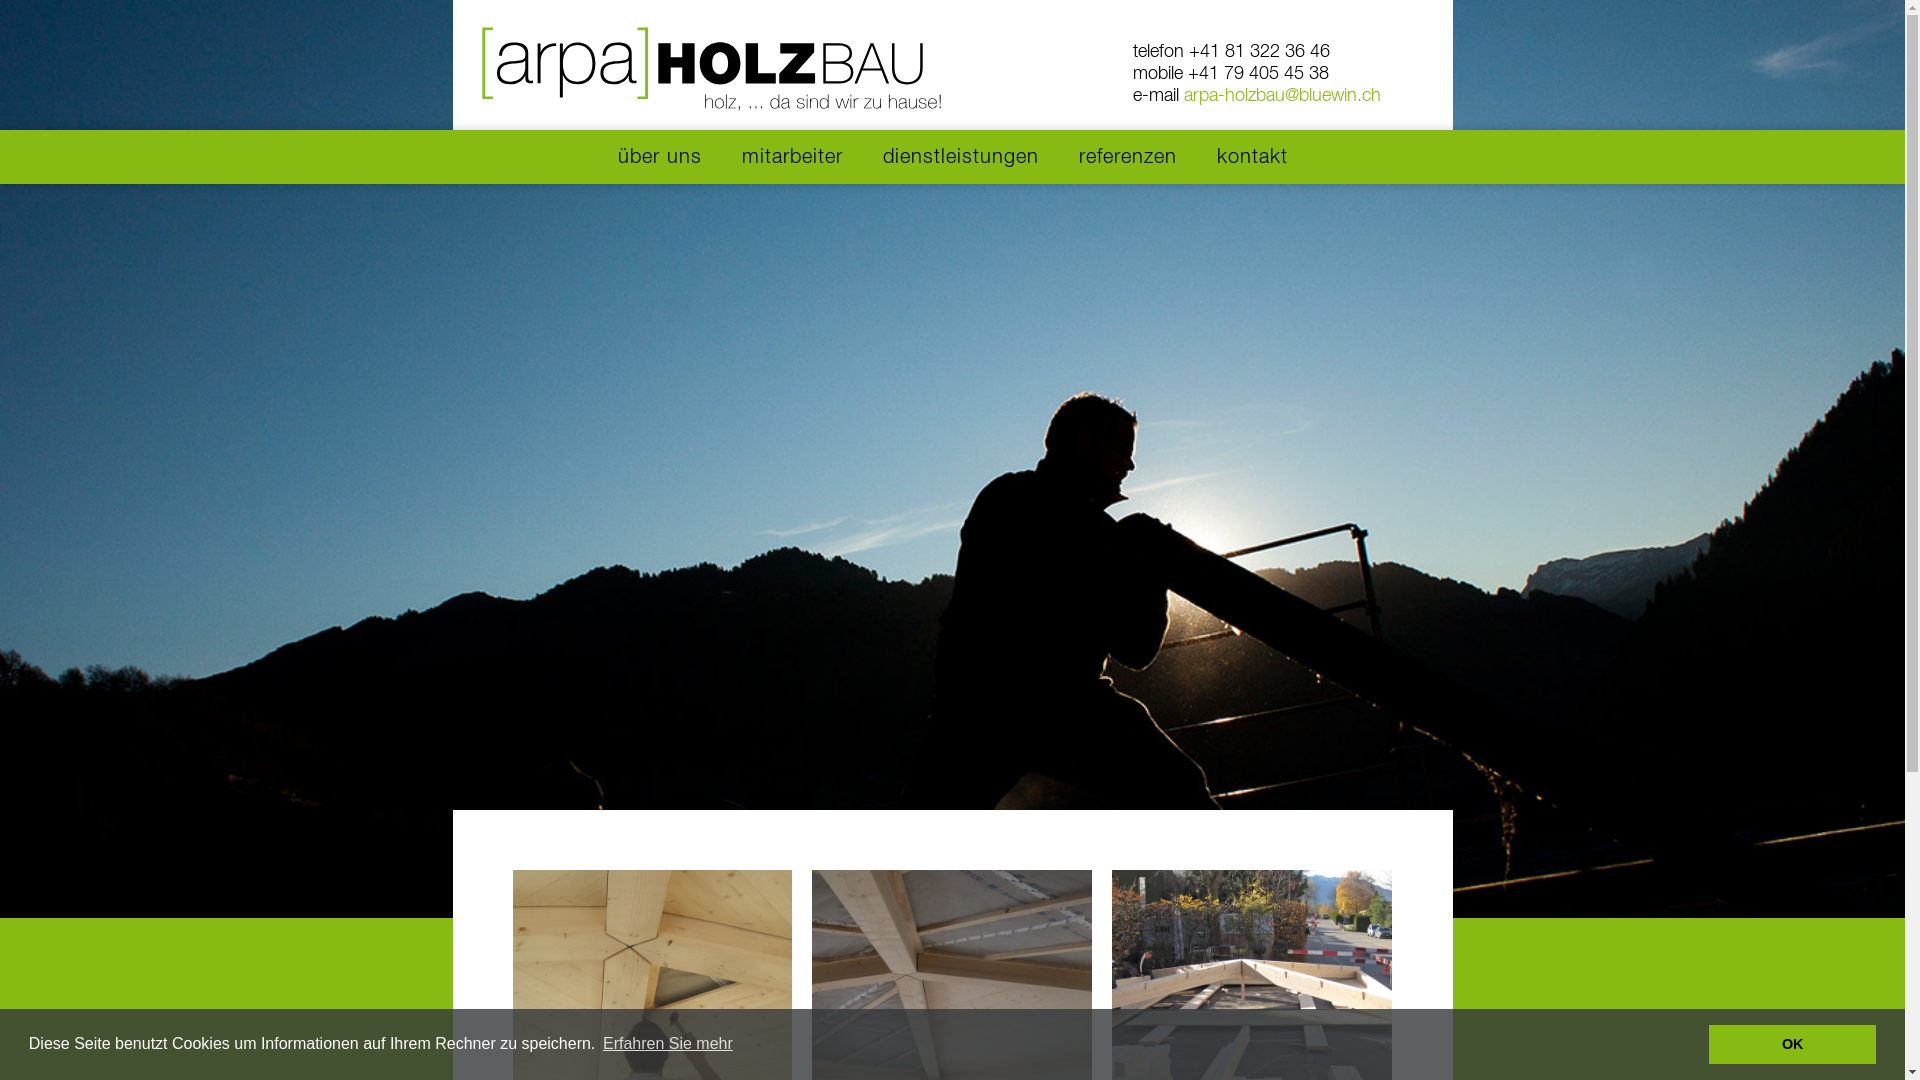 The height and width of the screenshot is (1080, 1920). What do you see at coordinates (960, 156) in the screenshot?
I see `'dienstleistungen'` at bounding box center [960, 156].